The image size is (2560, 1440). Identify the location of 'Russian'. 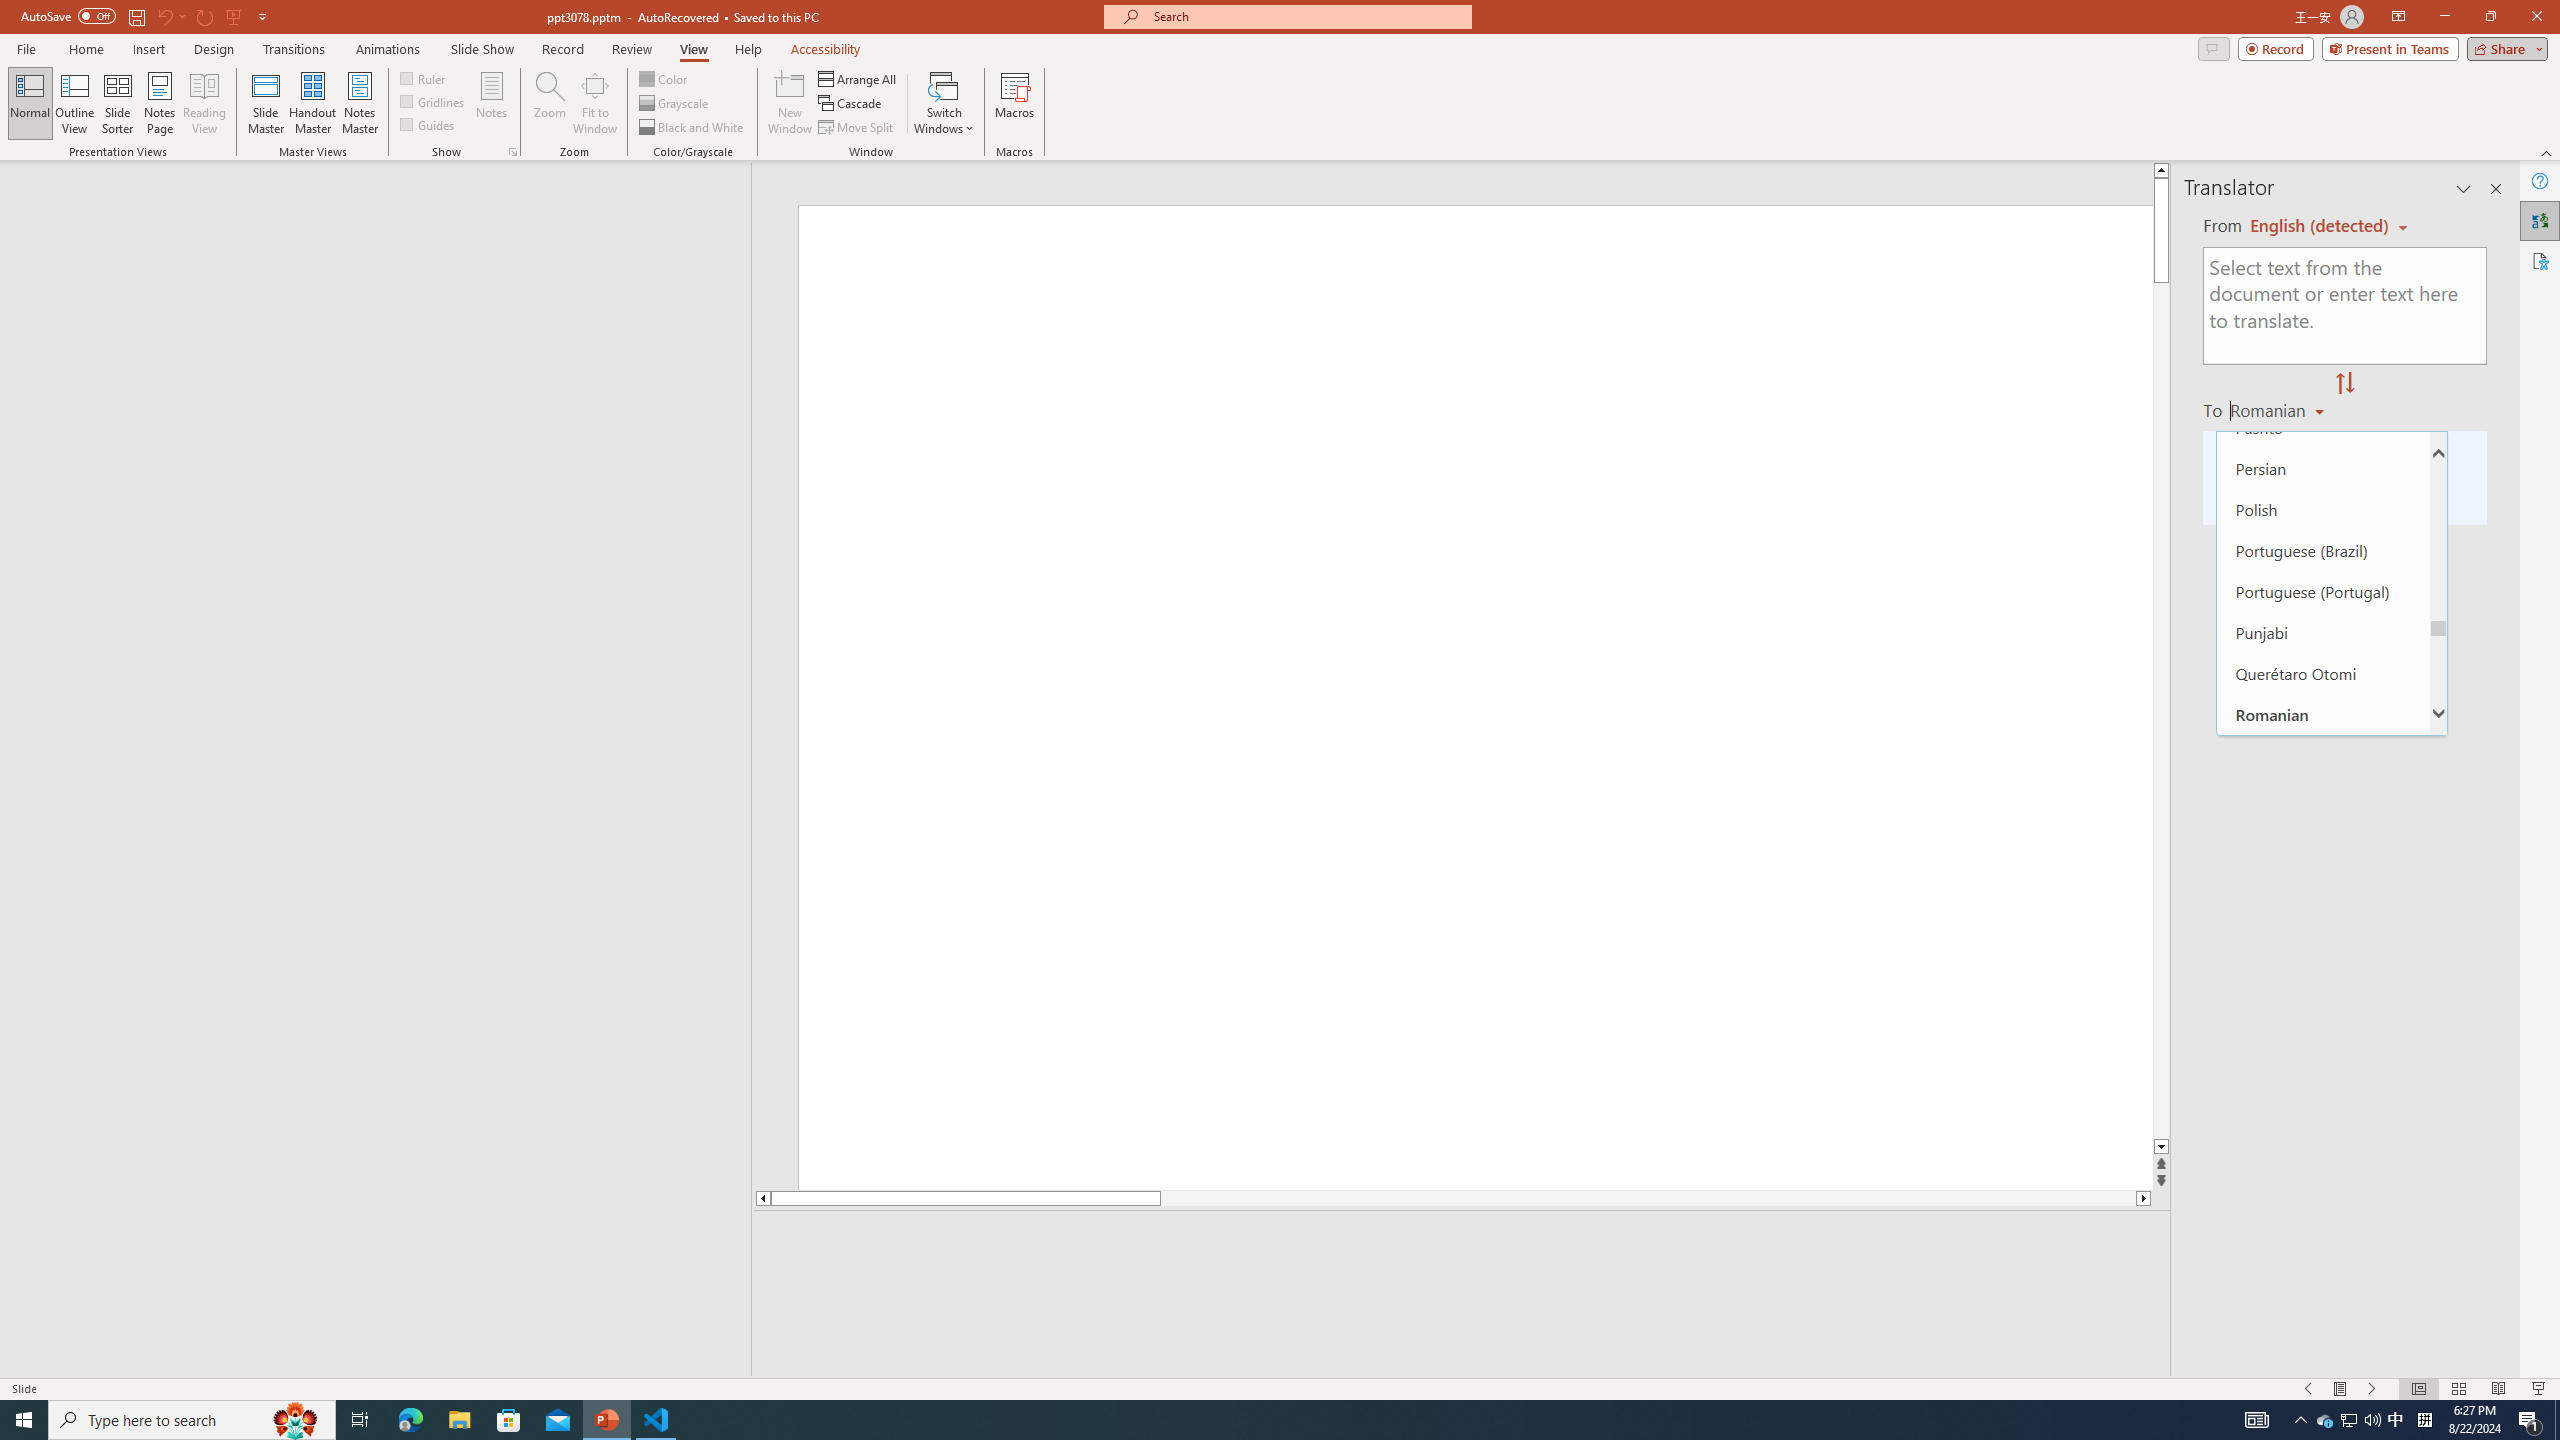
(2323, 794).